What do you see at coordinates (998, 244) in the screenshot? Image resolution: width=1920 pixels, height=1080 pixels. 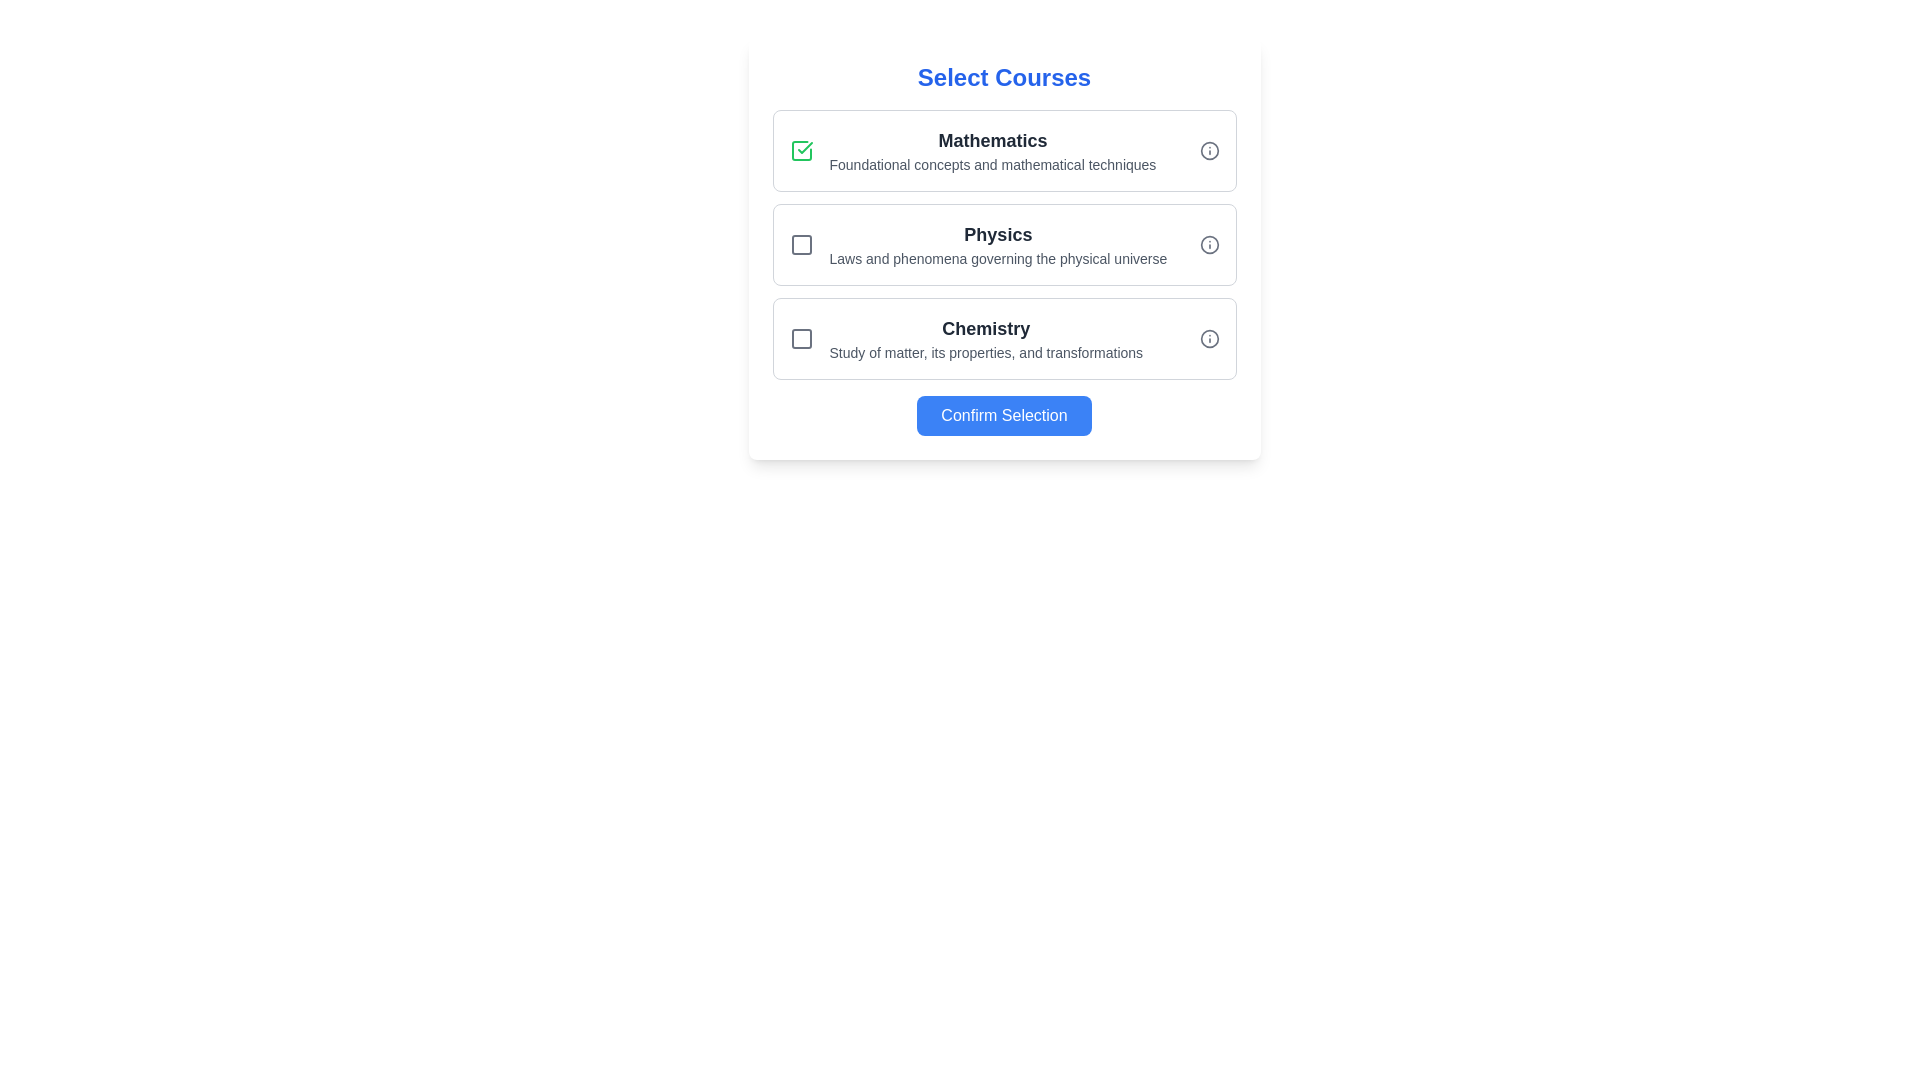 I see `the List Item element labeled 'Physics' with a description about physical laws` at bounding box center [998, 244].